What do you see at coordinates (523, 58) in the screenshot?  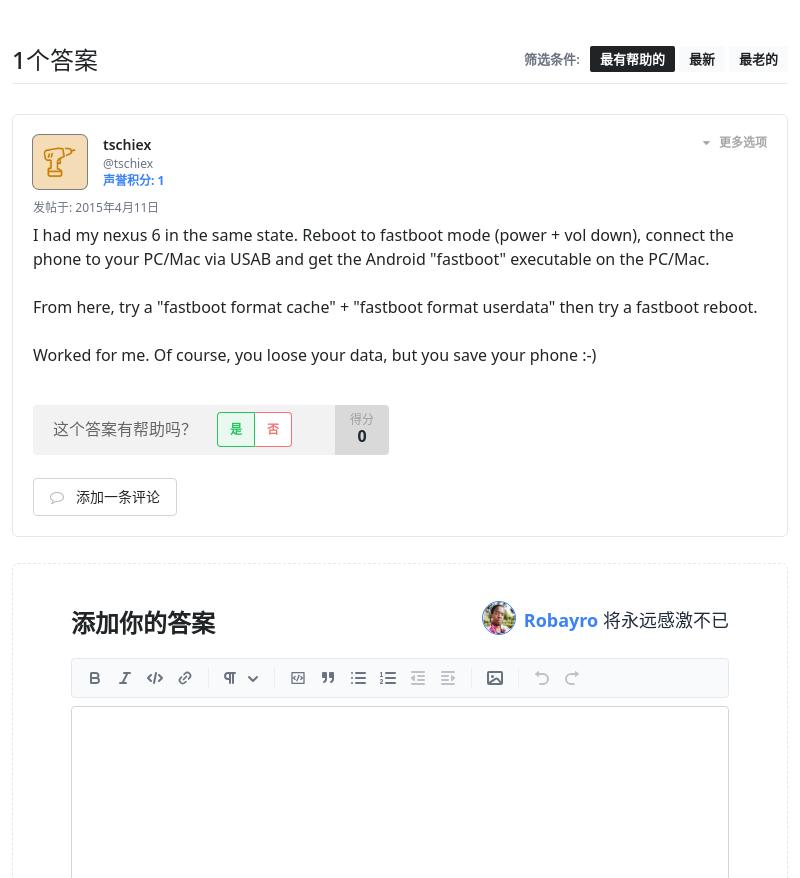 I see `'筛选条件:'` at bounding box center [523, 58].